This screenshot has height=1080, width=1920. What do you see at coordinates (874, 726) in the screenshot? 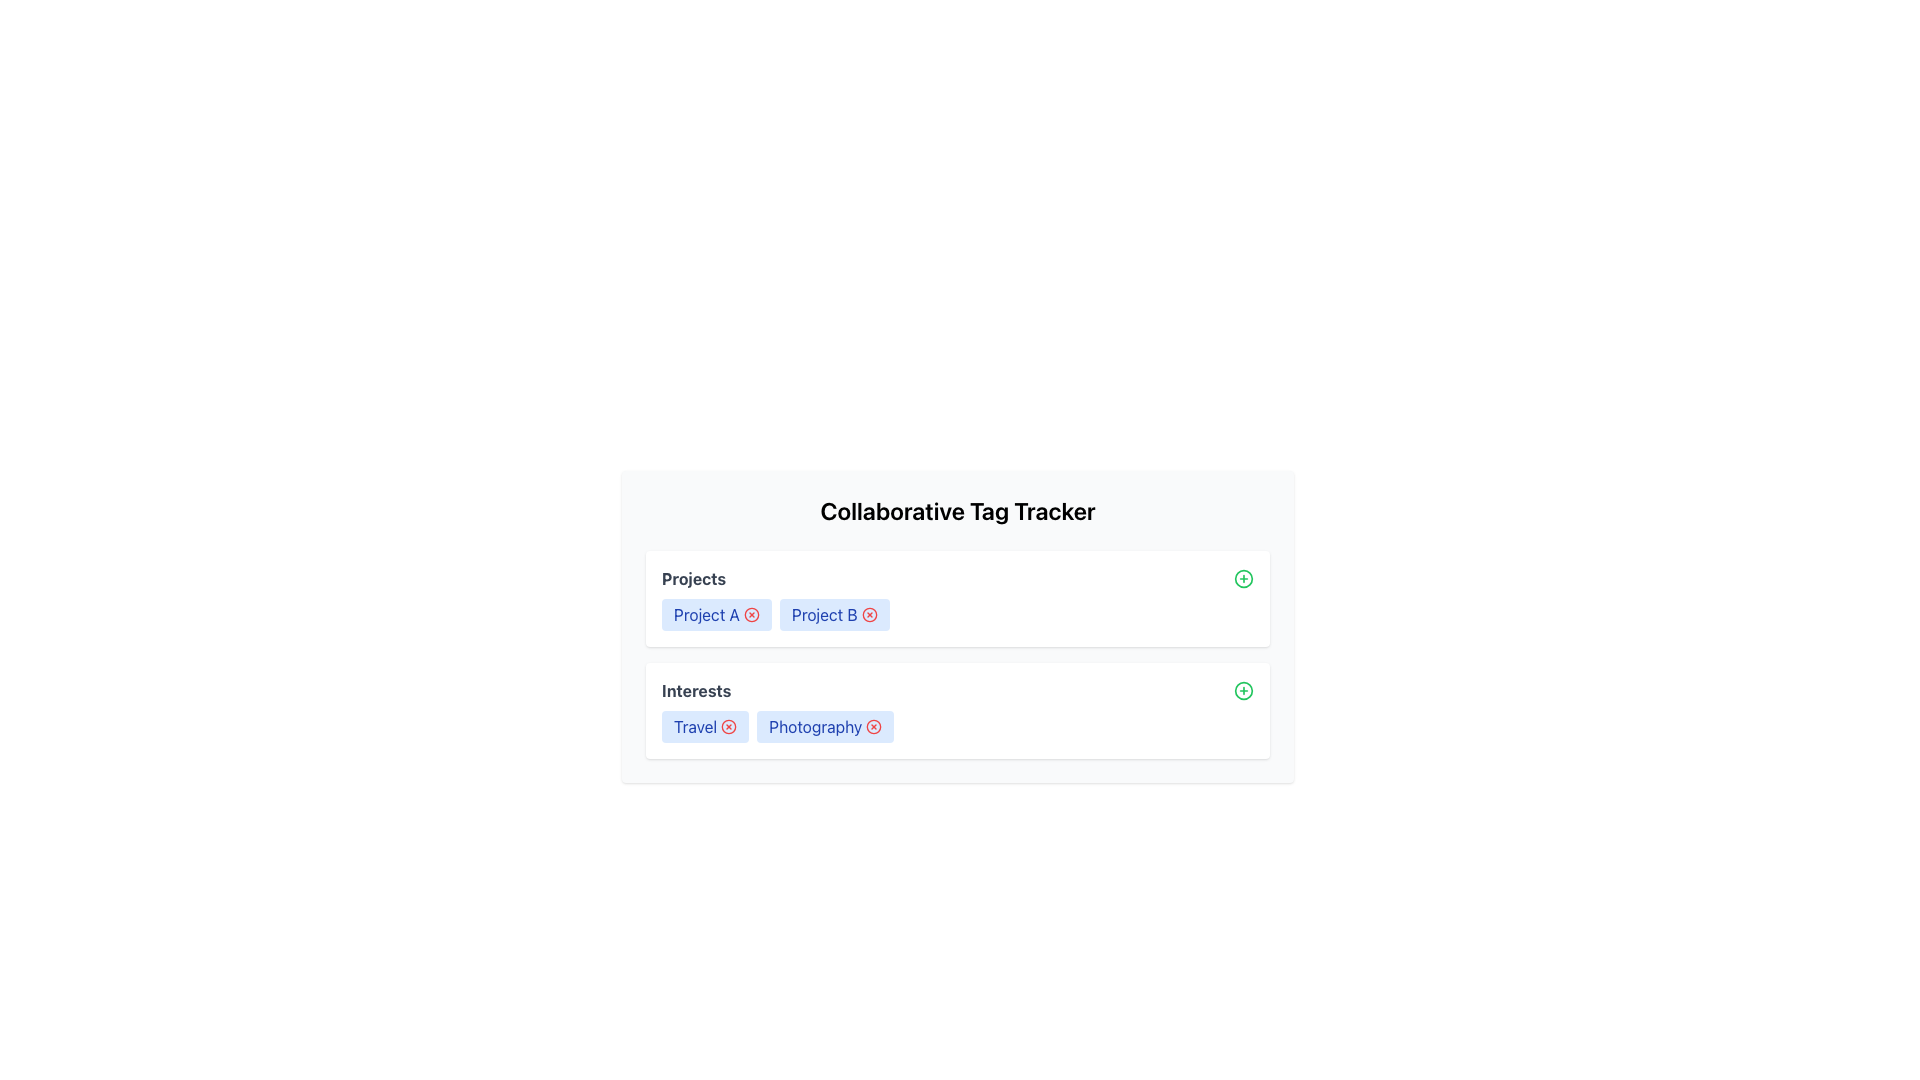
I see `the SVG Circle icon adjacent to the 'Photography' tag` at bounding box center [874, 726].